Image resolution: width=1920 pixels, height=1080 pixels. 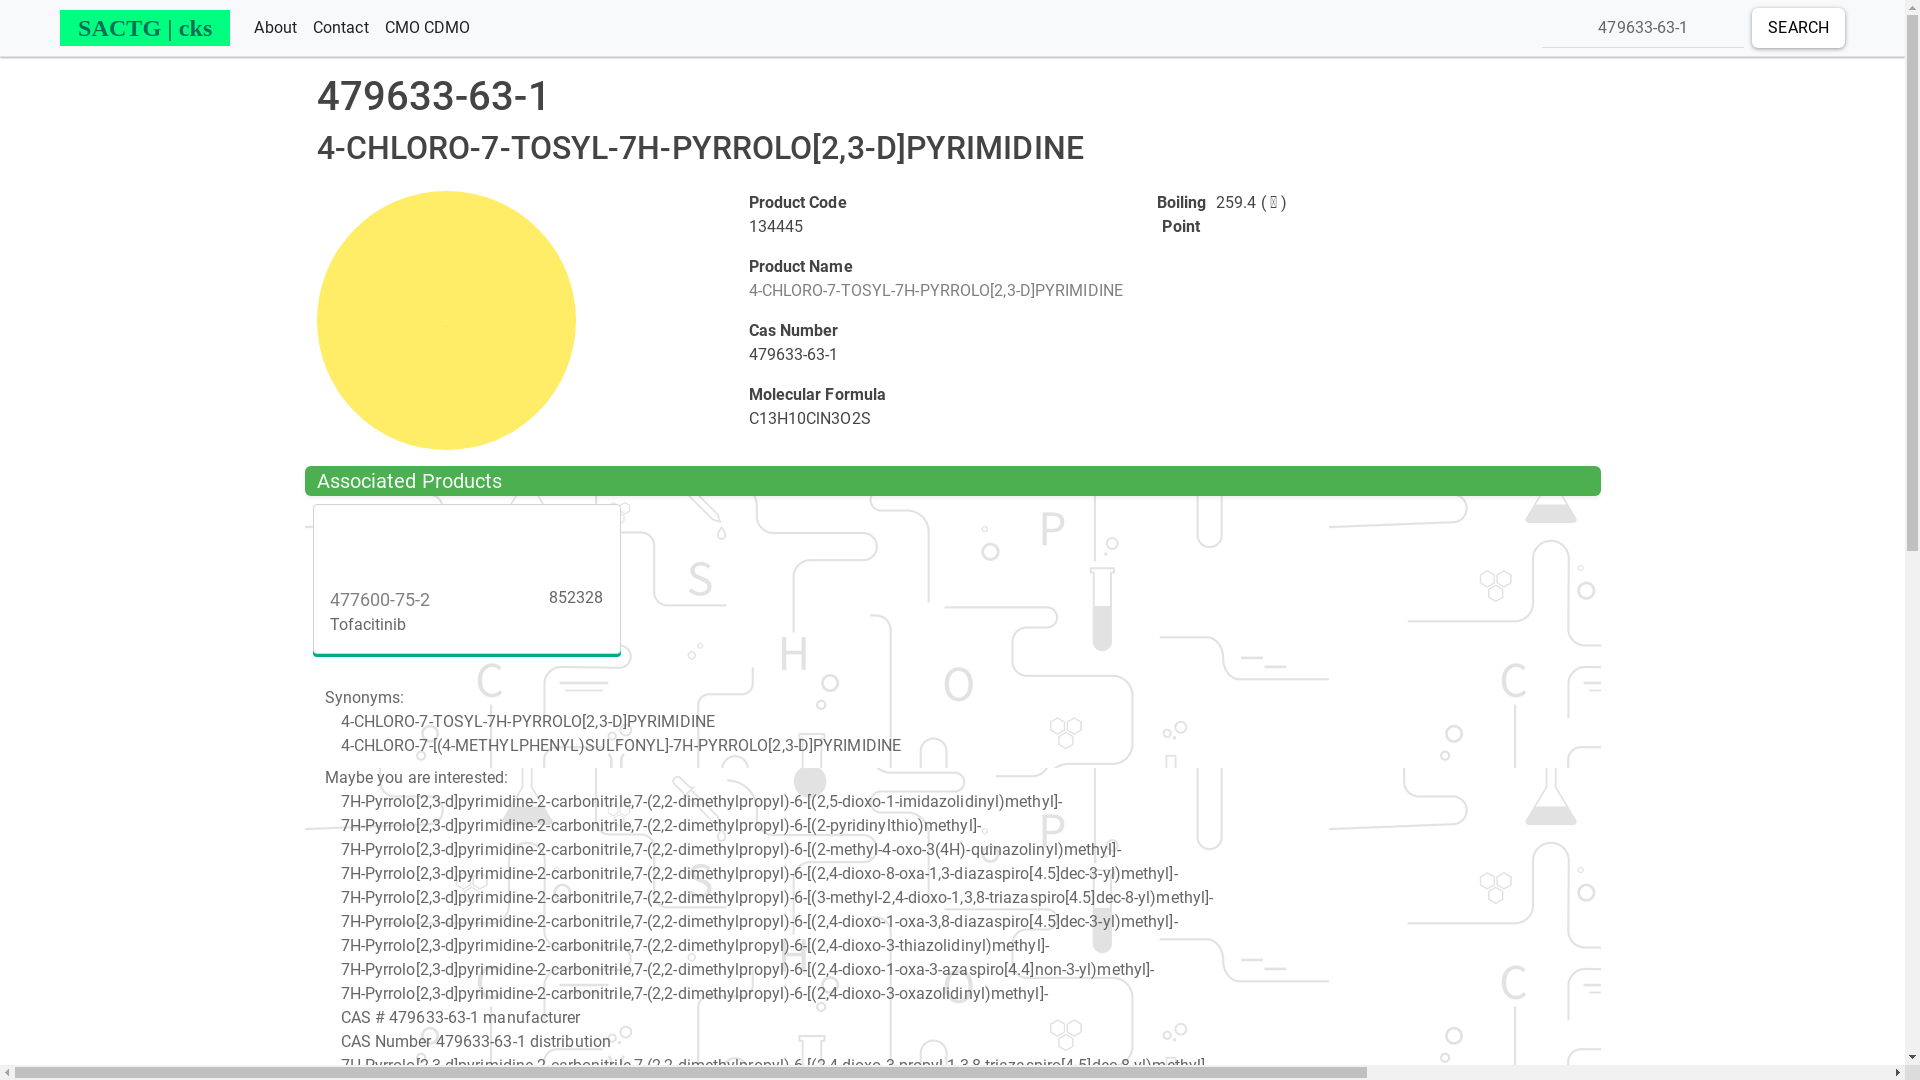 I want to click on 'CAS No 479633-63-1  Molecular Structure', so click(x=444, y=319).